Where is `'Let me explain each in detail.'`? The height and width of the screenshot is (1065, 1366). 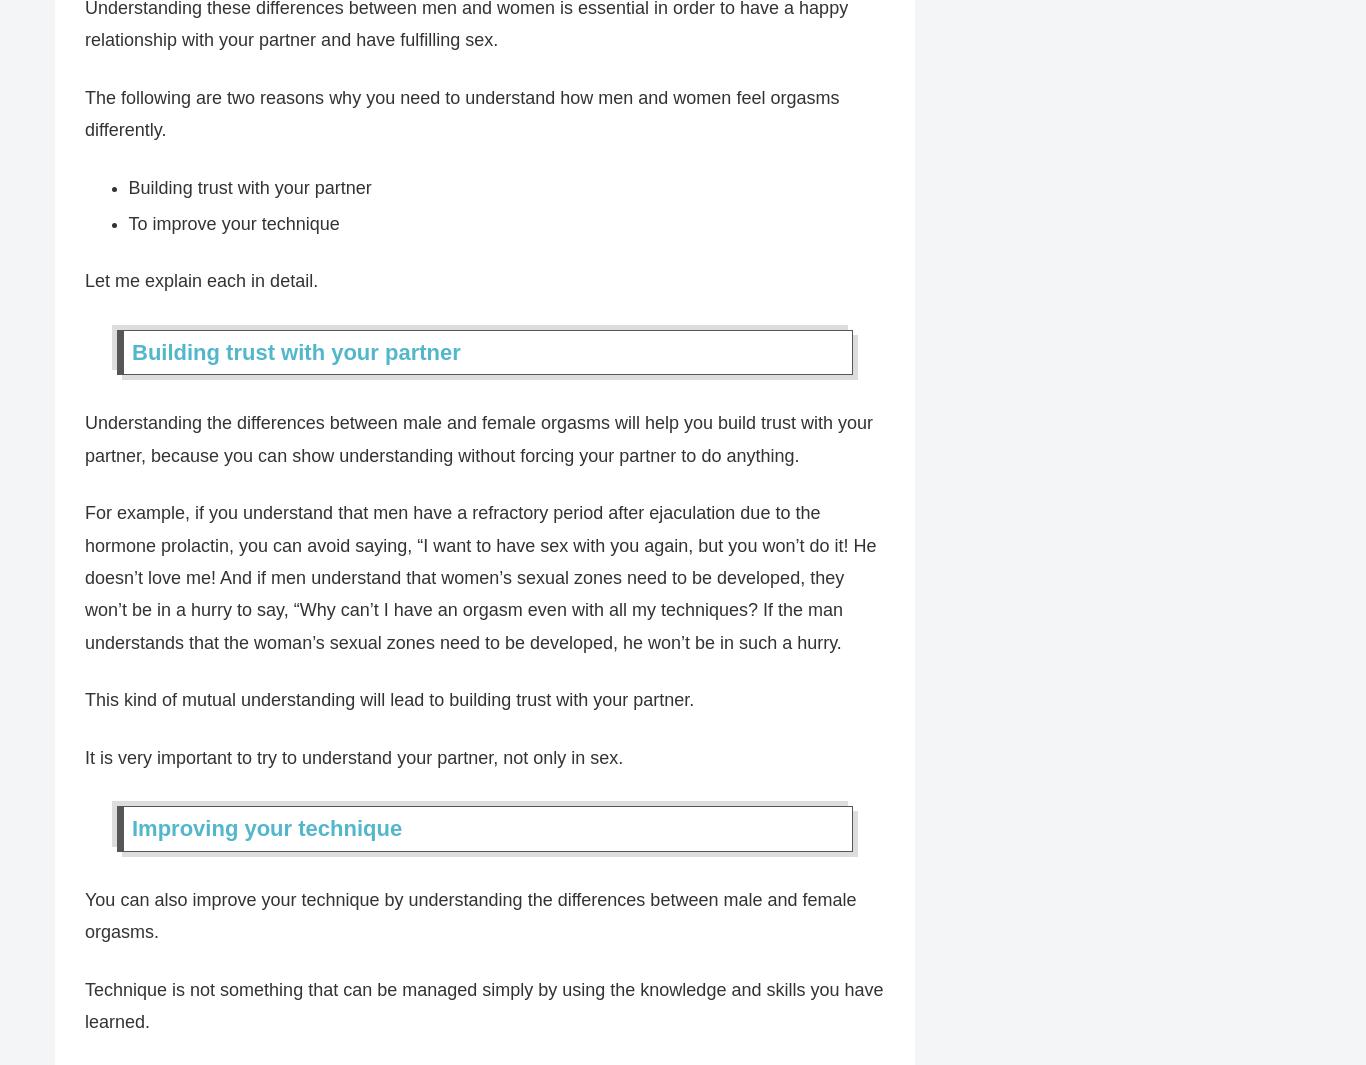
'Let me explain each in detail.' is located at coordinates (84, 281).